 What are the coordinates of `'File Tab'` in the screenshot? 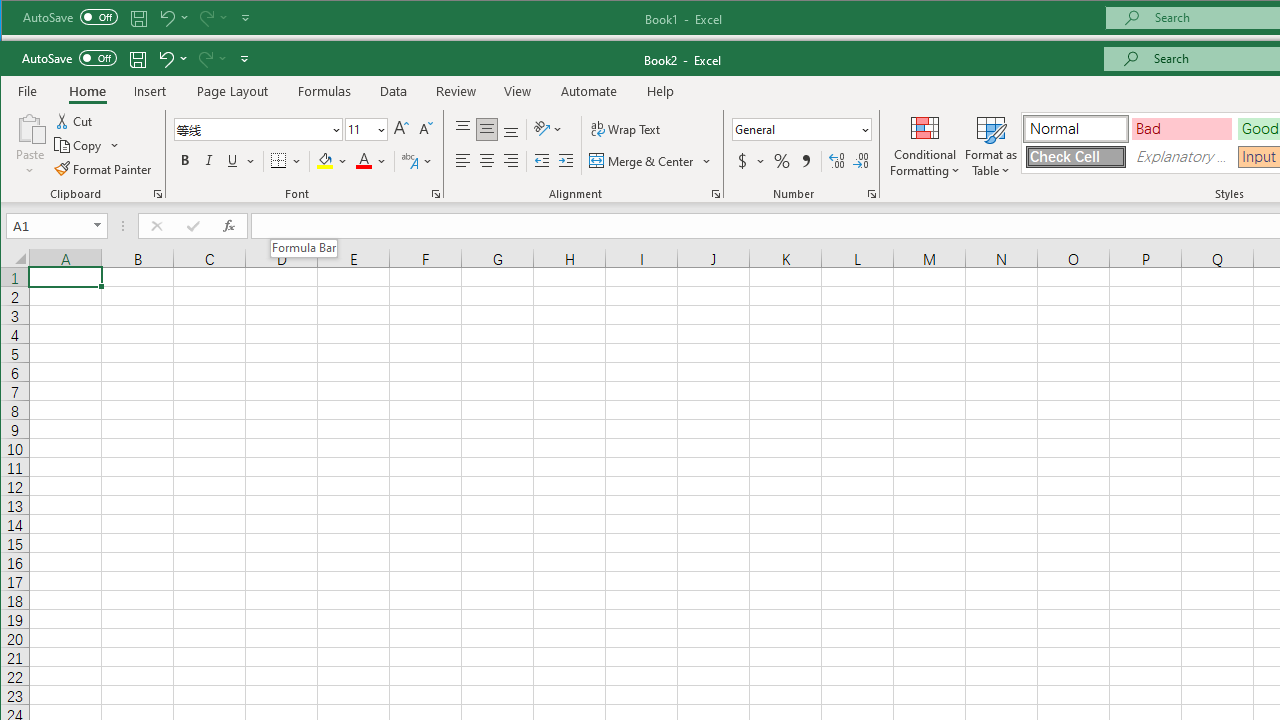 It's located at (28, 91).